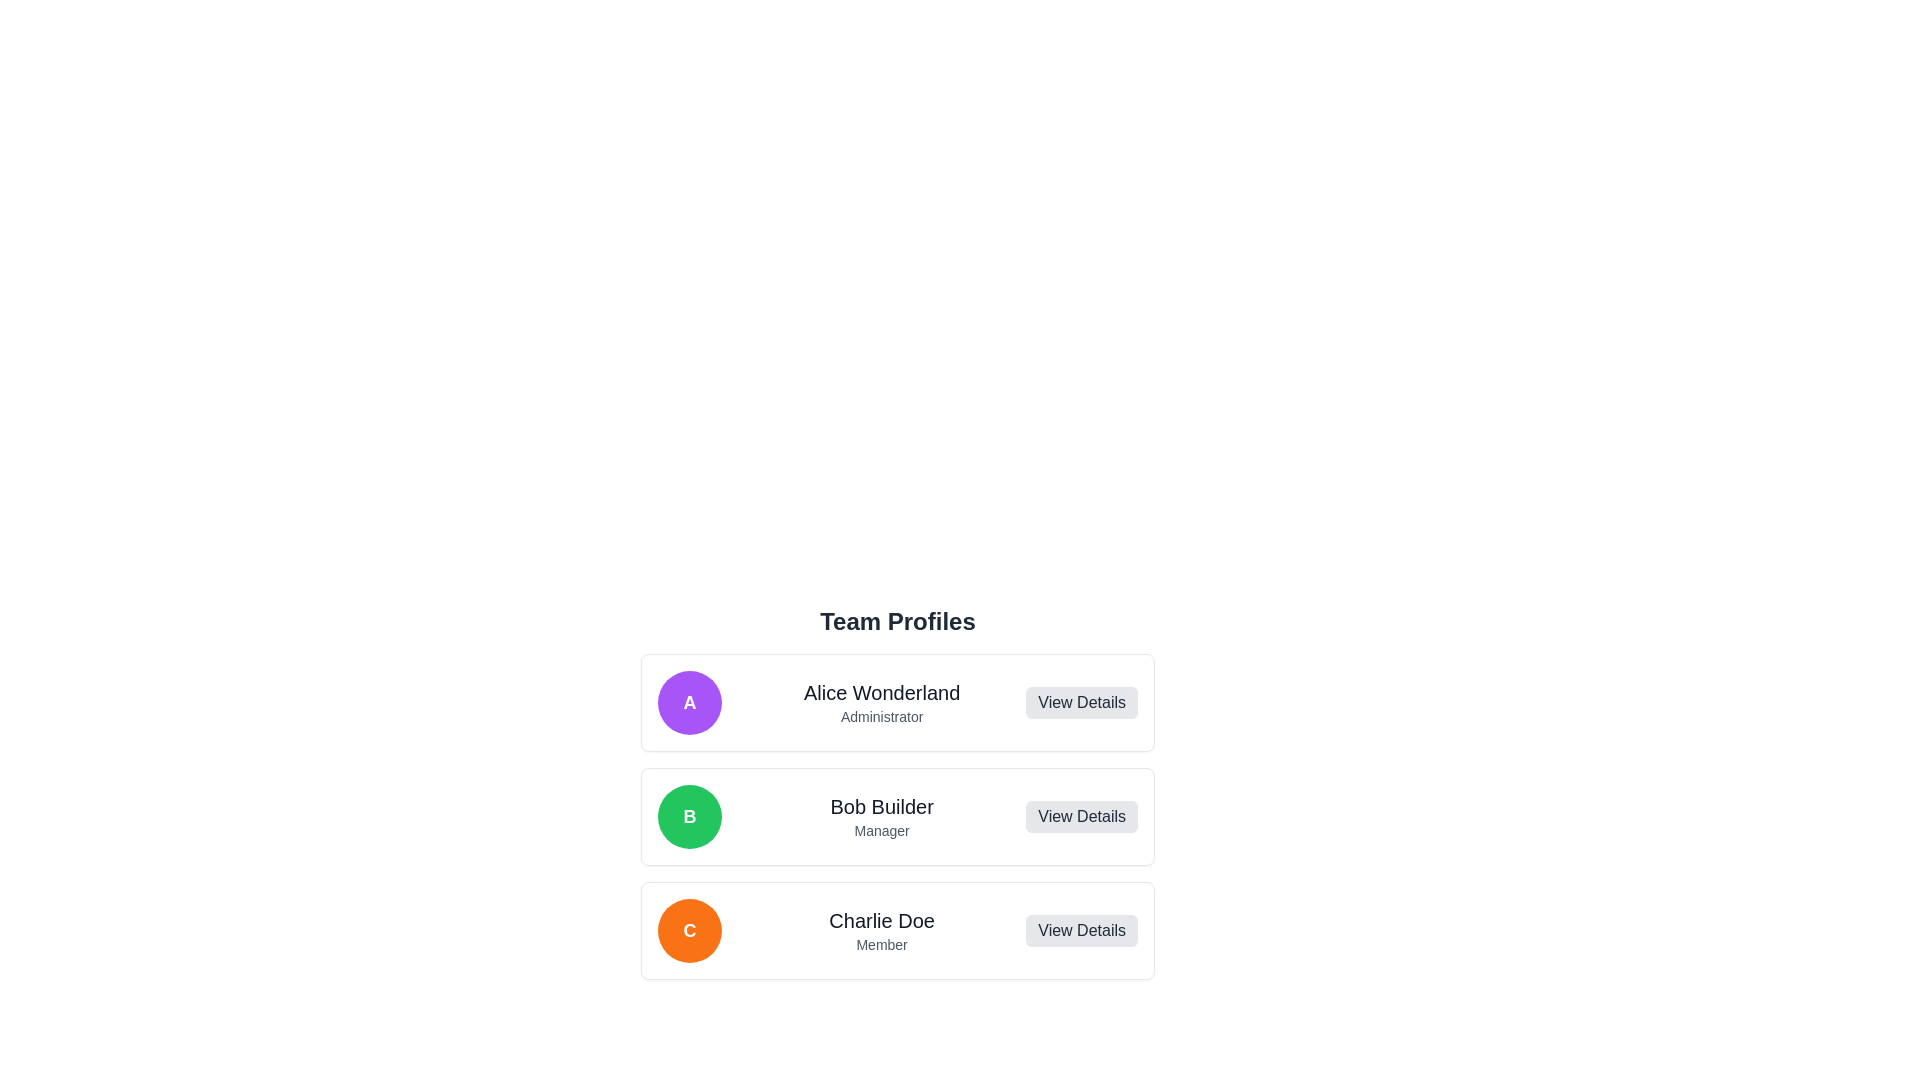 The image size is (1920, 1080). What do you see at coordinates (881, 716) in the screenshot?
I see `text label 'Administrator' which is styled in a small font size and located directly below 'Alice Wonderland' in the first entry of a vertically stacked list` at bounding box center [881, 716].